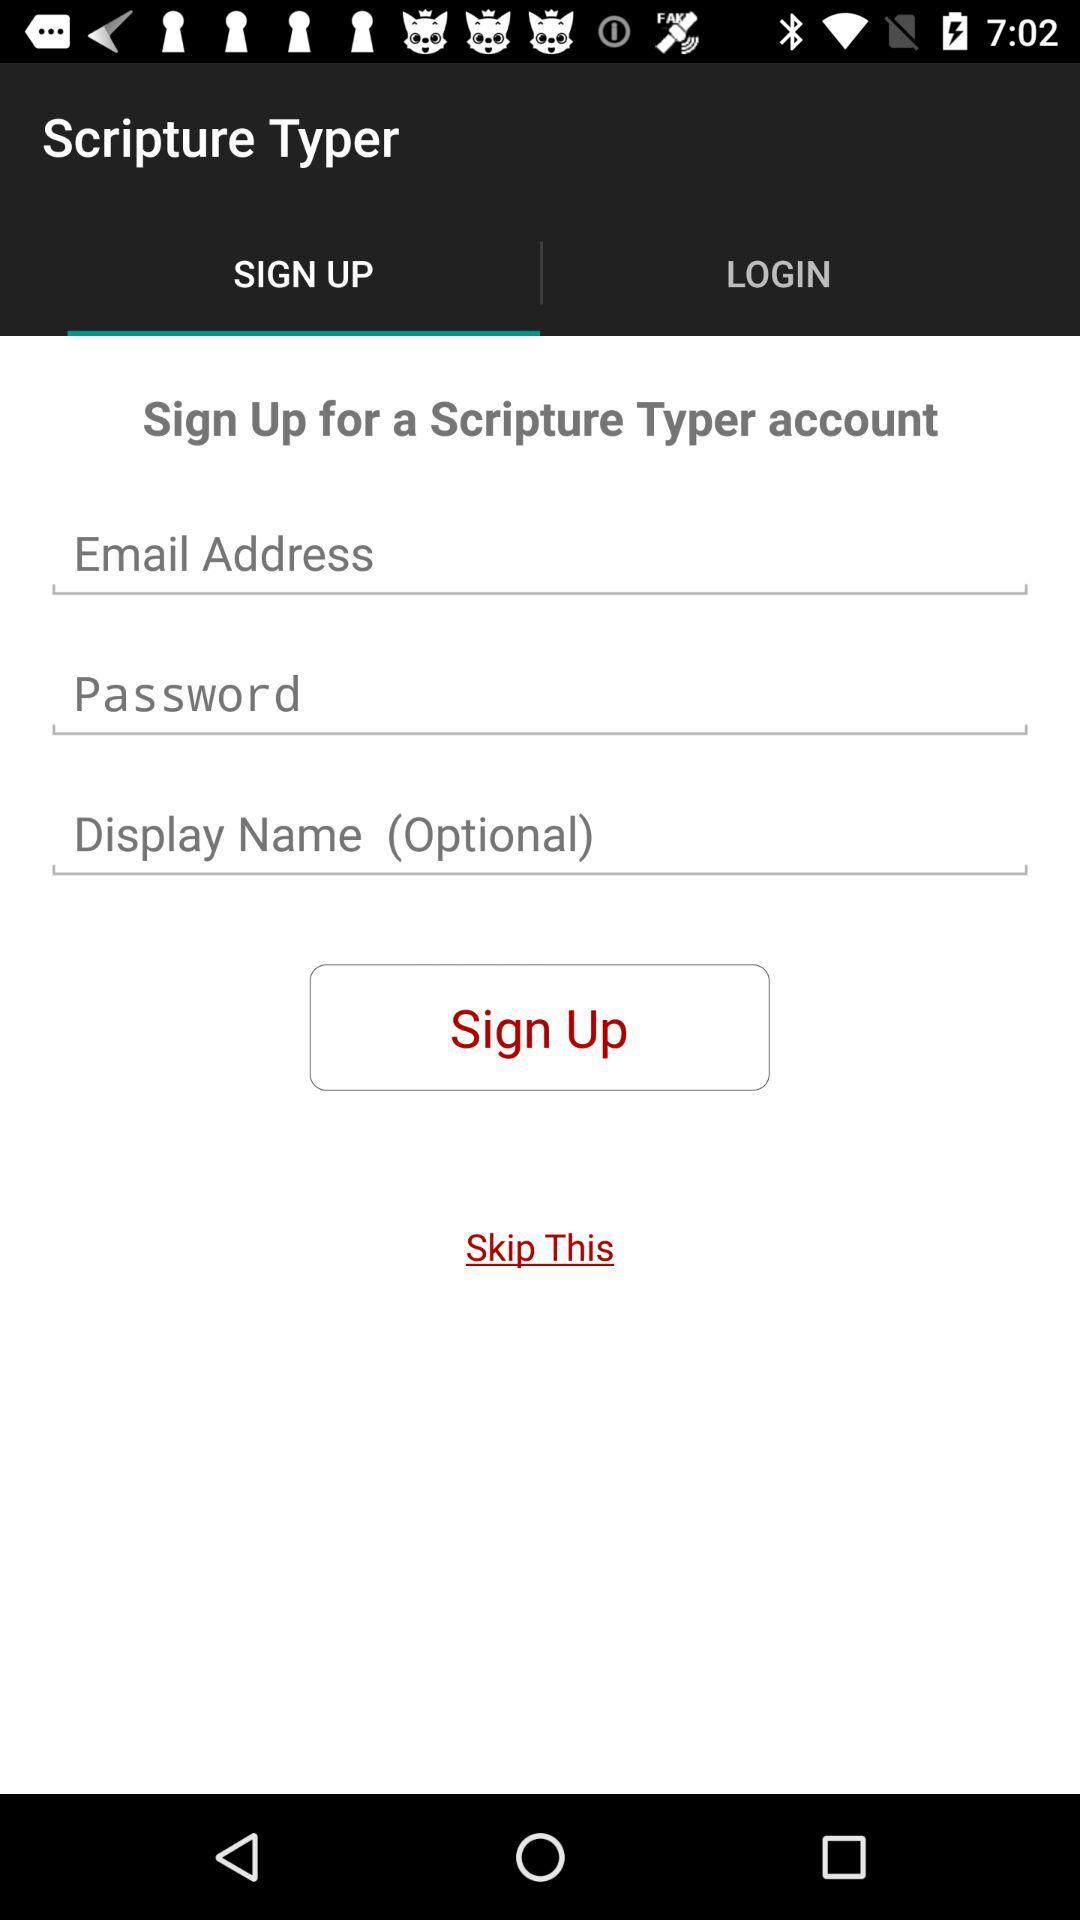 This screenshot has width=1080, height=1920. I want to click on display name, so click(540, 834).